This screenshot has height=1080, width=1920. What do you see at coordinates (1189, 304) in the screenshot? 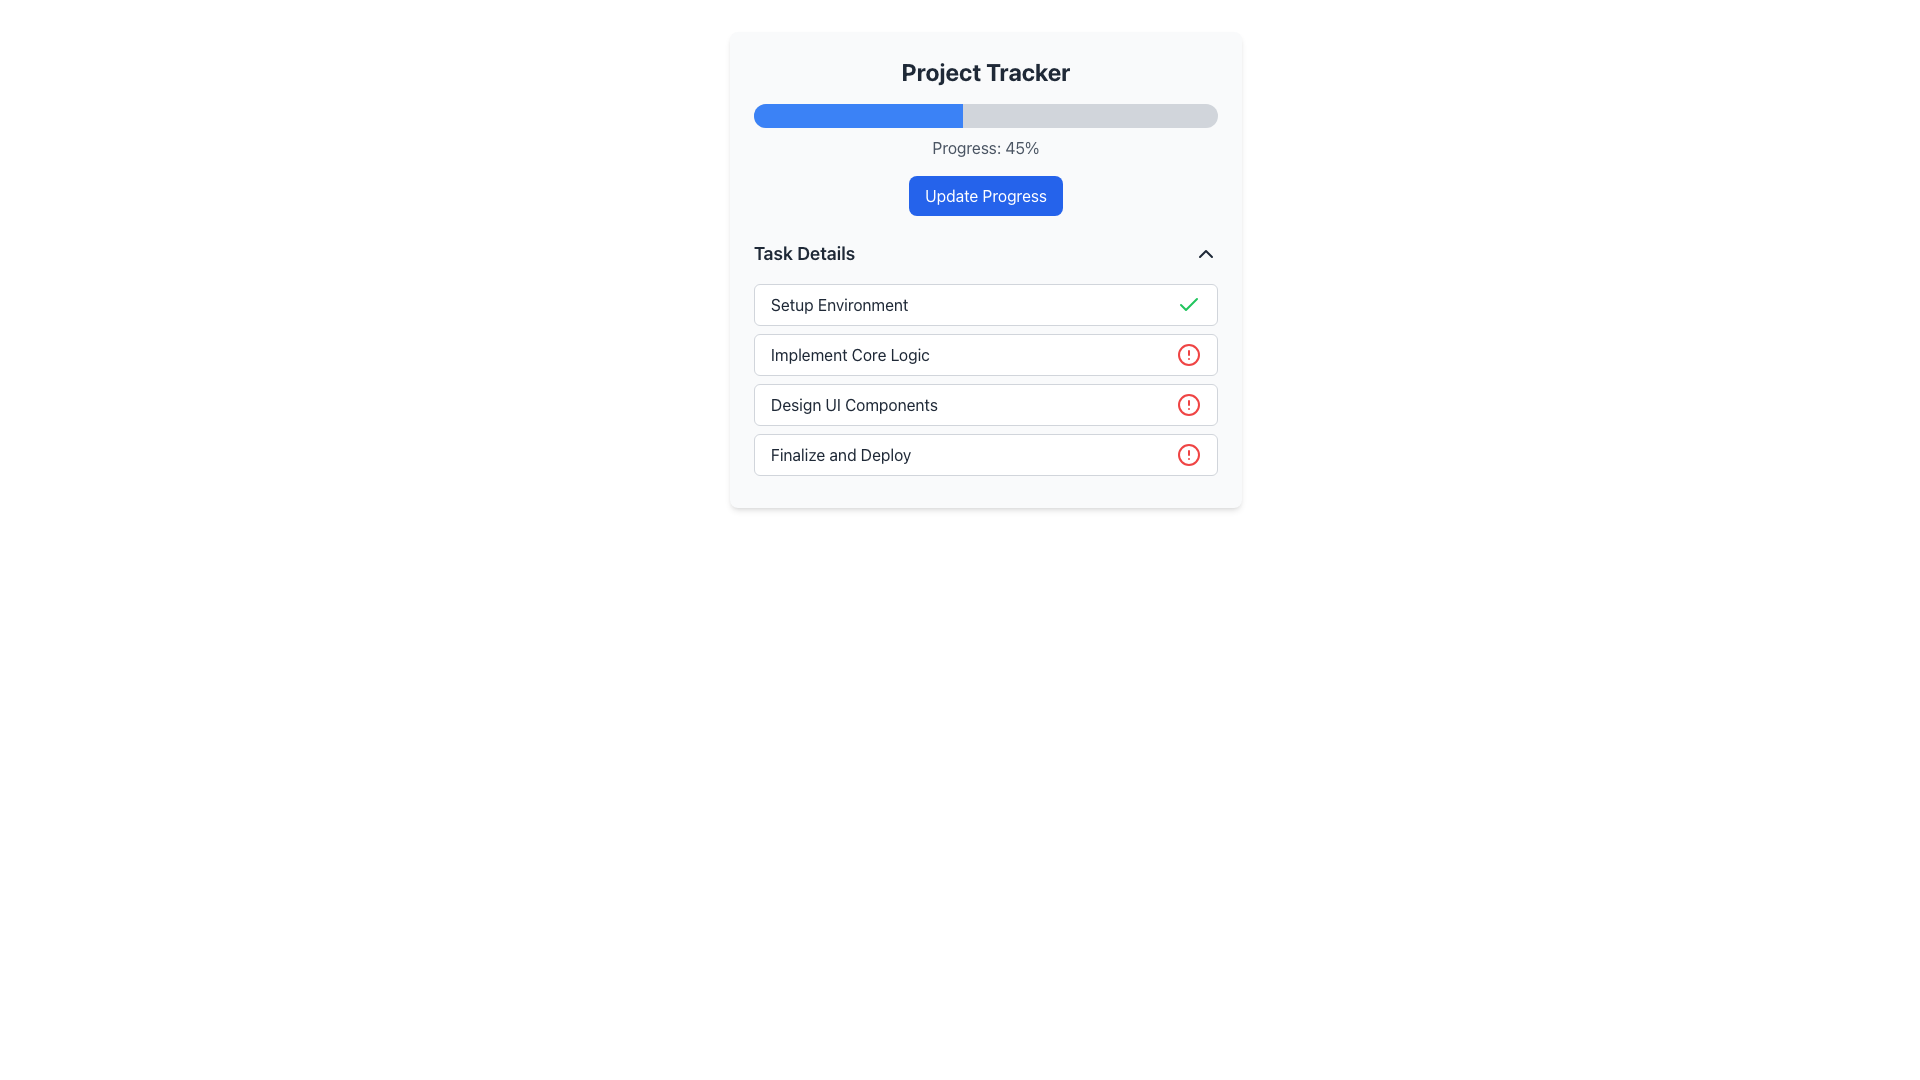
I see `the checkmark icon located in the first task row of the 'Task Details' section, next to the label 'Setup Environment'` at bounding box center [1189, 304].